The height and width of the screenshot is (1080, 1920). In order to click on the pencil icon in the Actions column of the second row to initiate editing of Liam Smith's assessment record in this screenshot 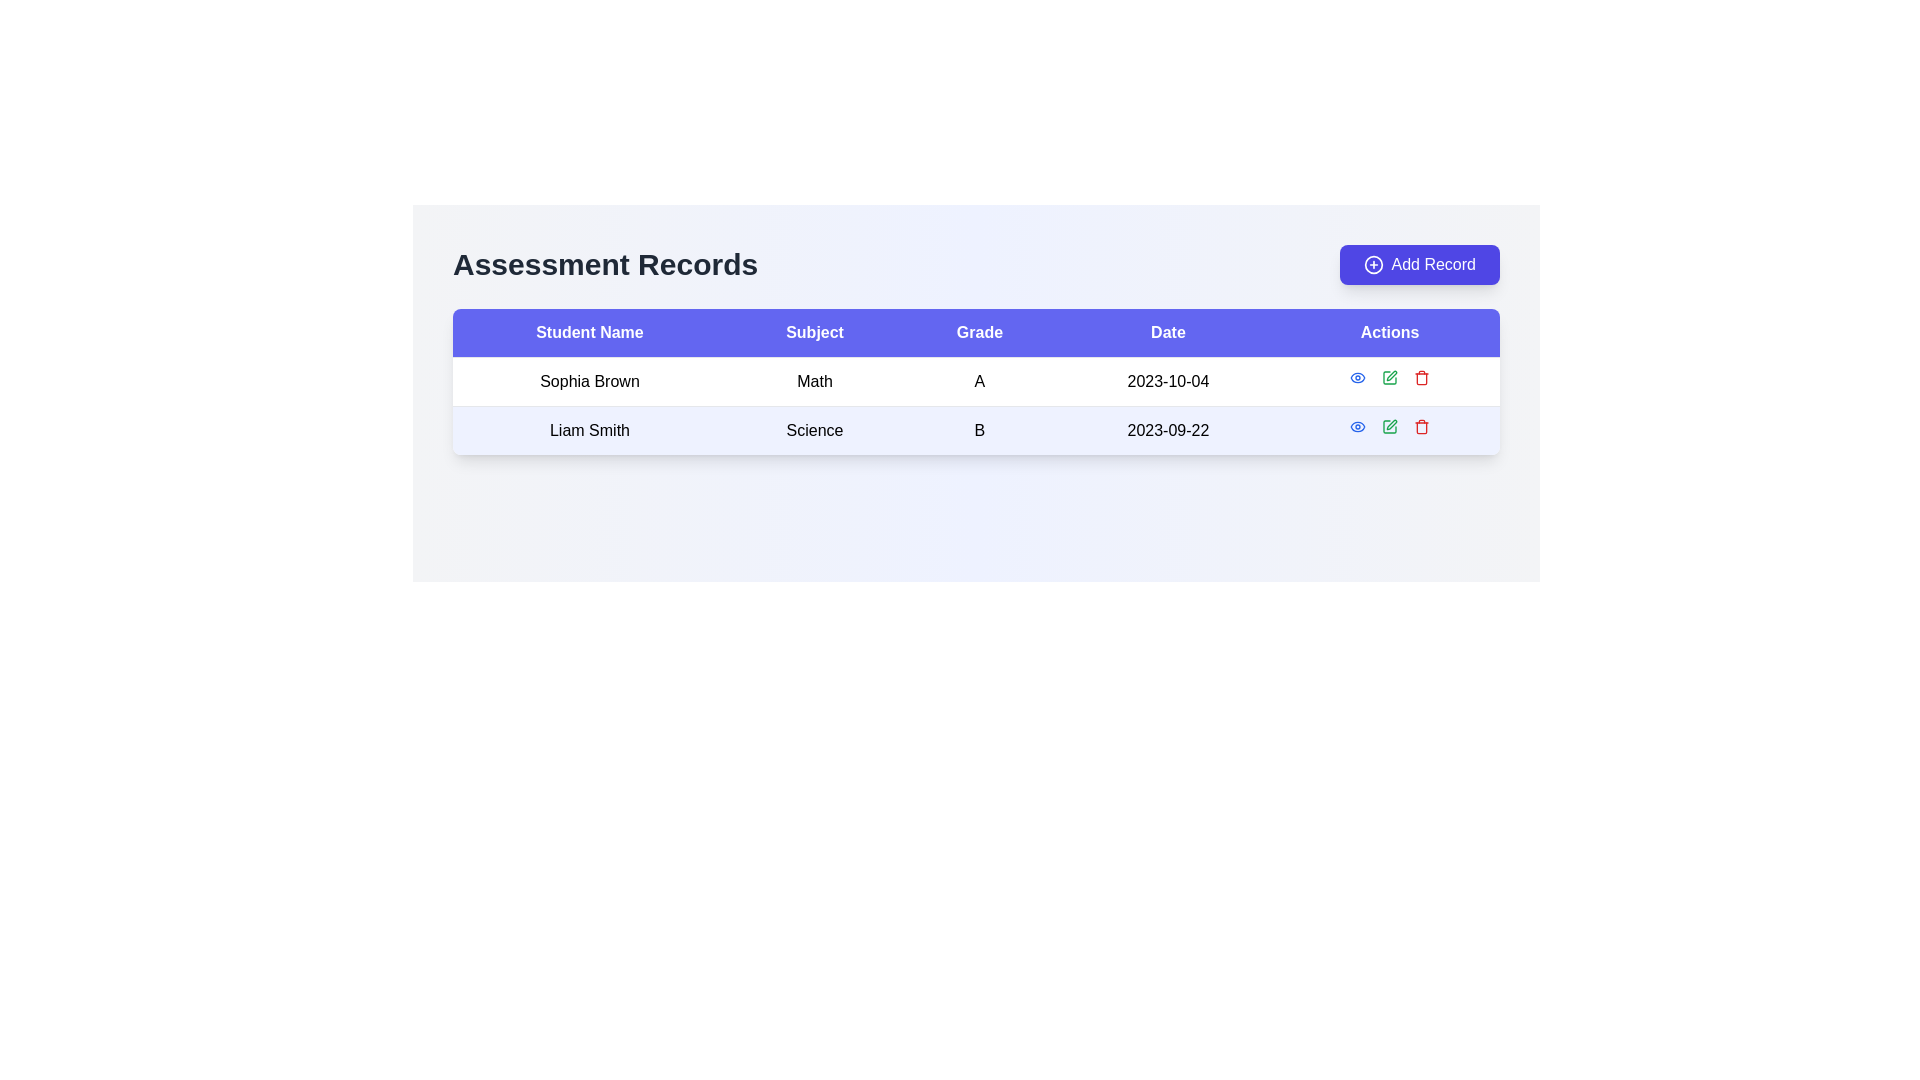, I will do `click(1389, 426)`.